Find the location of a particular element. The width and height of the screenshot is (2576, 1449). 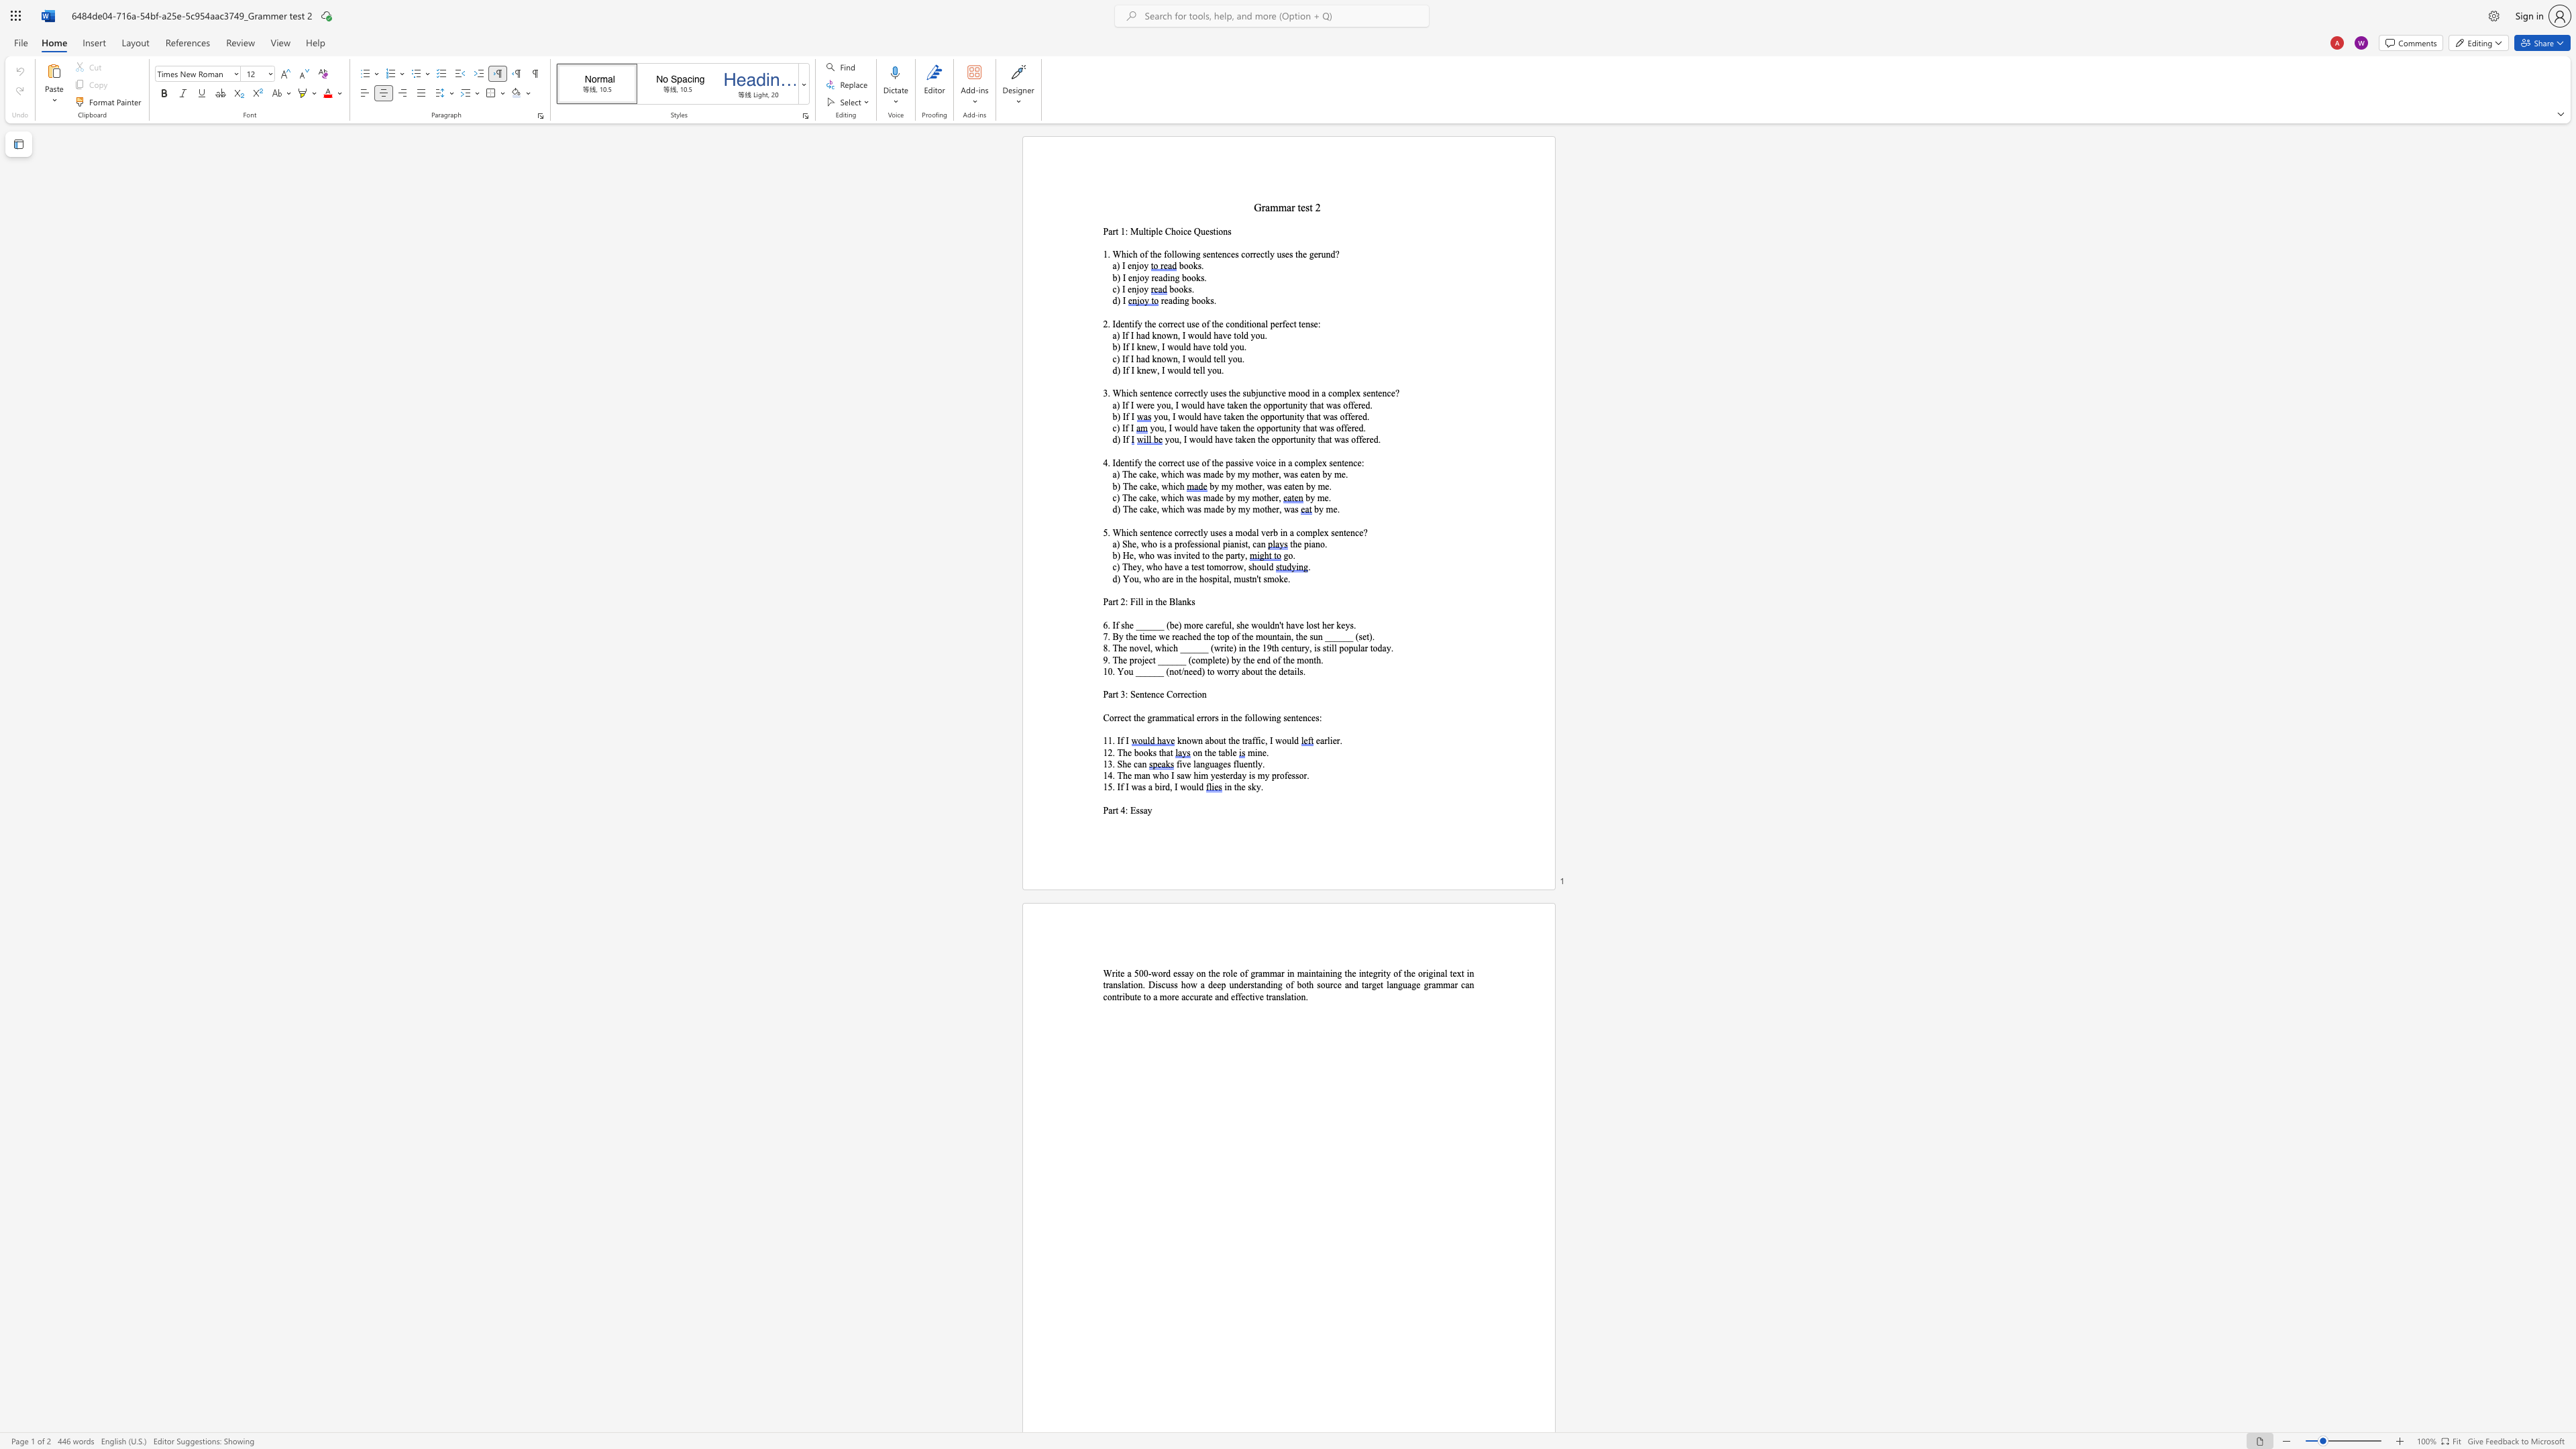

the subset text "rt 2: Fi" within the text "Part 2: Fill in the Blanks" is located at coordinates (1112, 600).